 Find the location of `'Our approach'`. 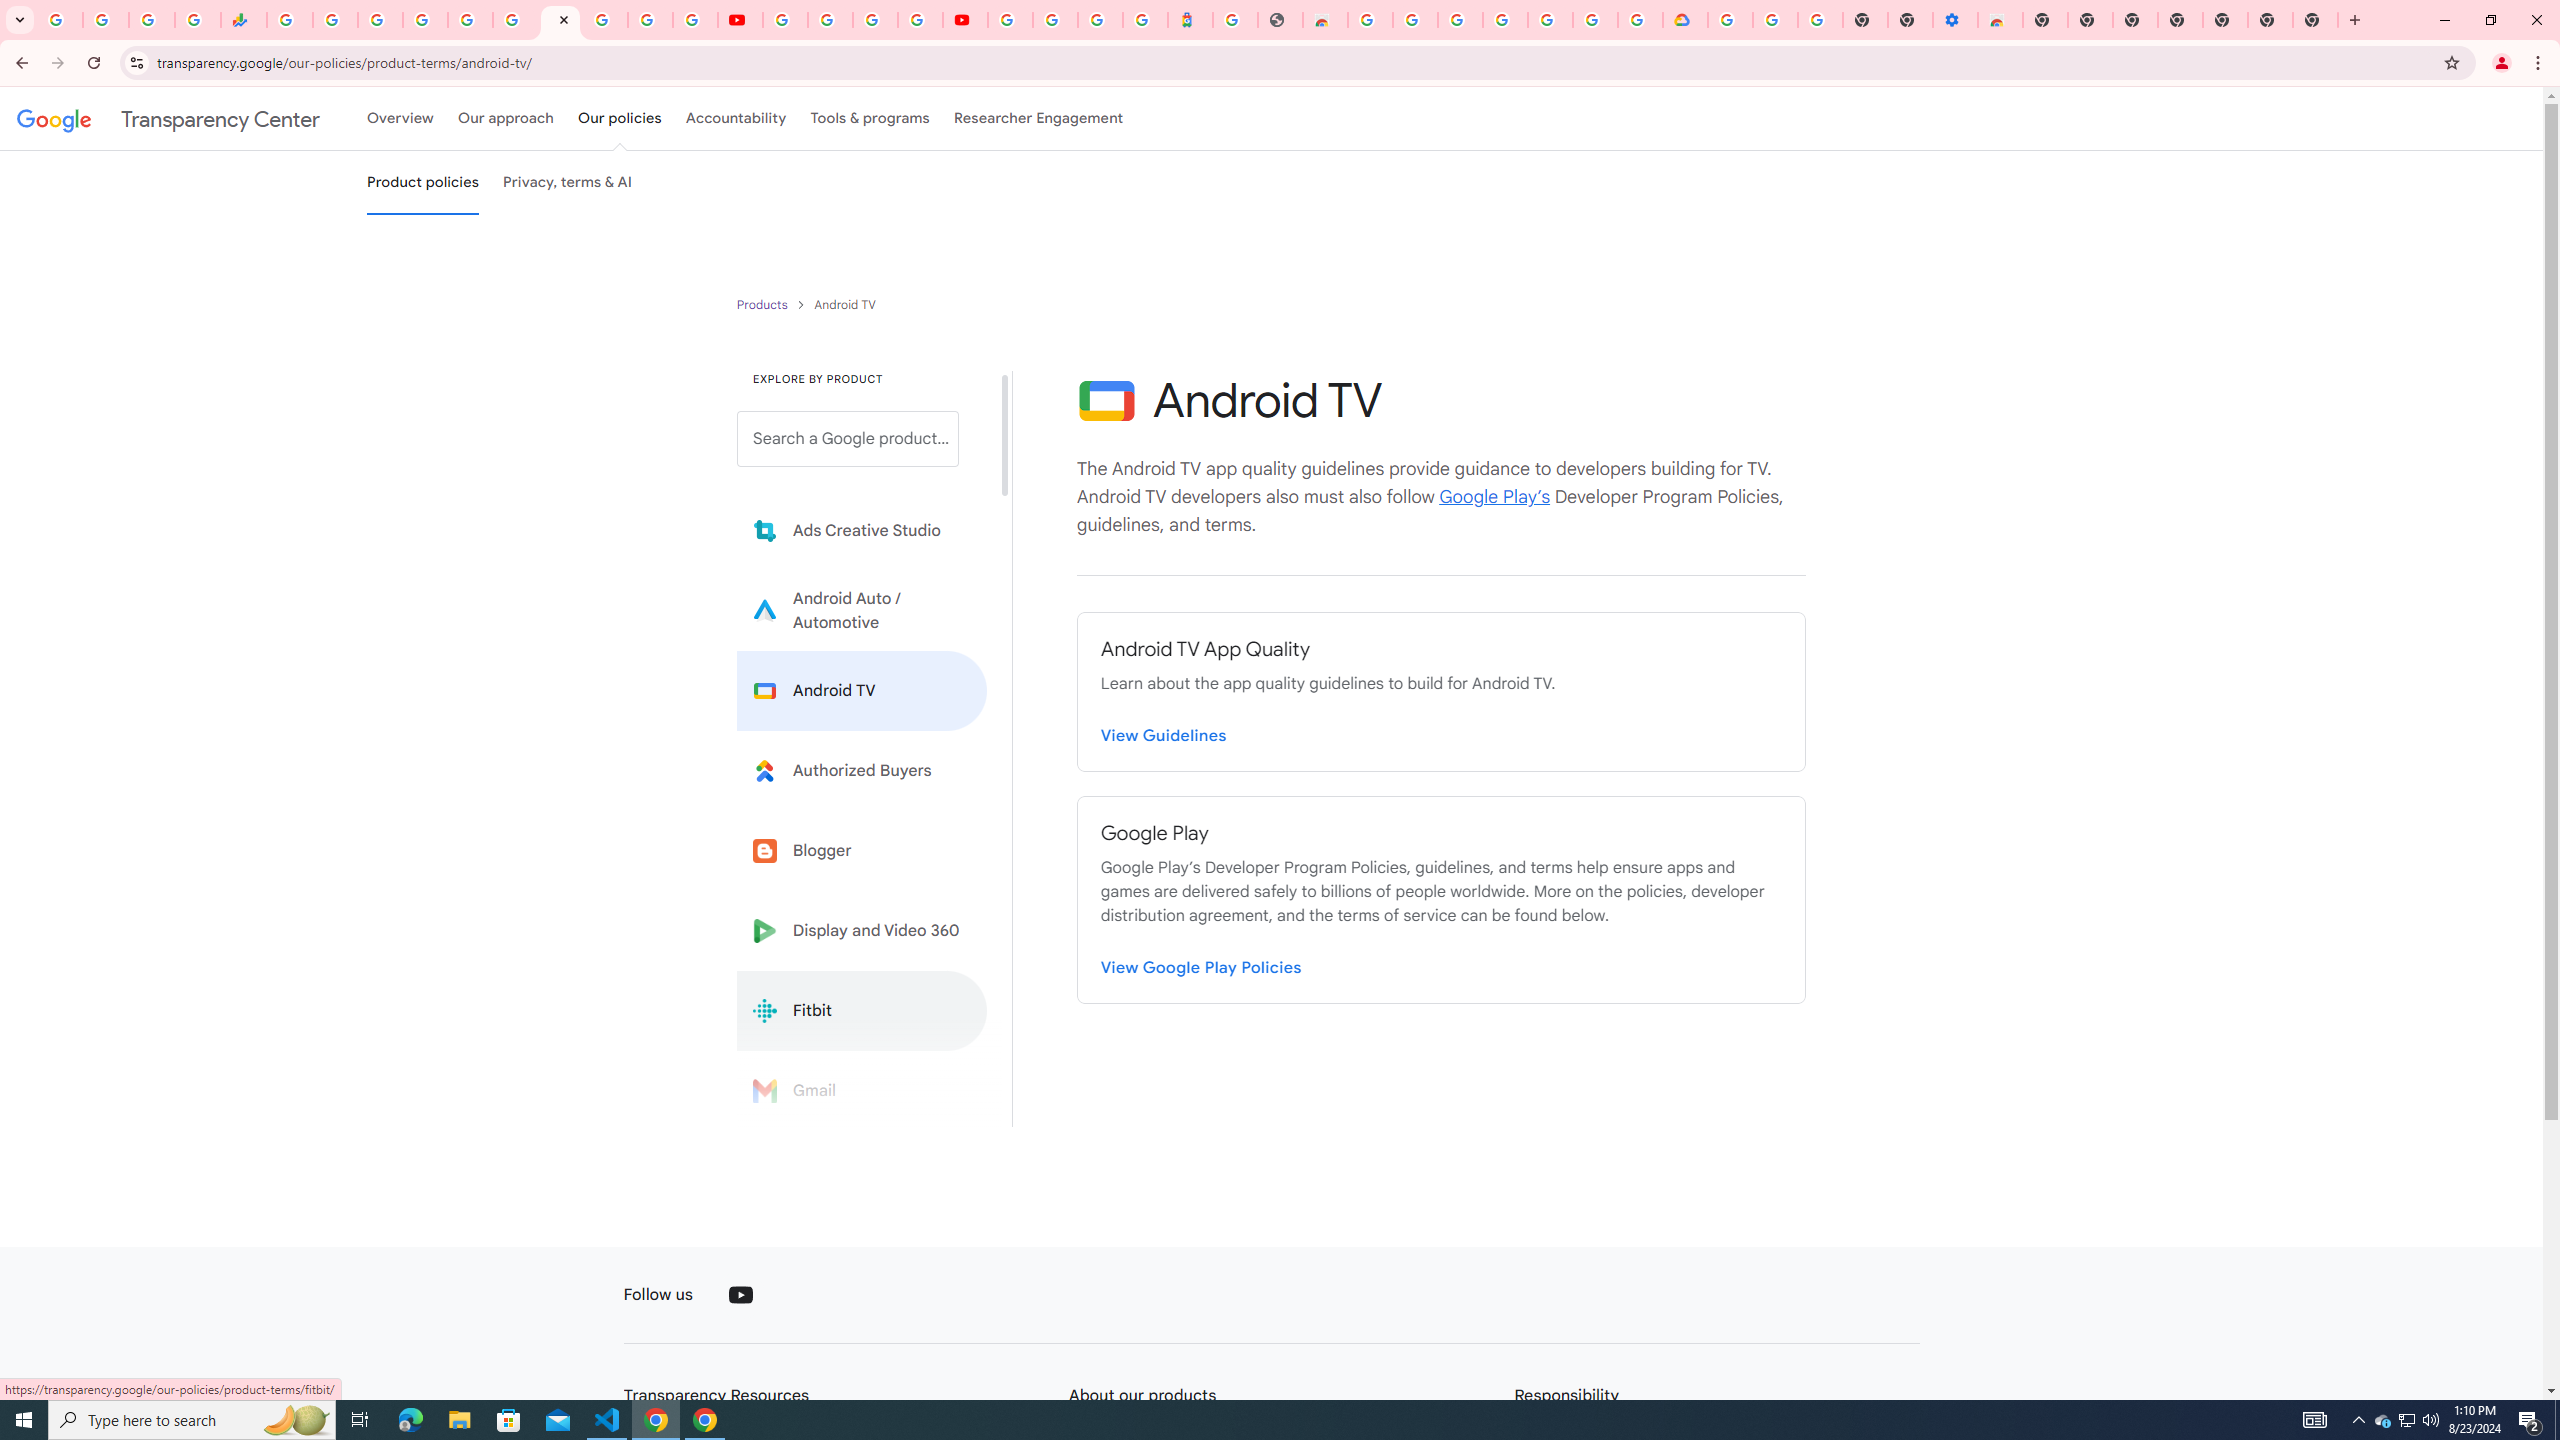

'Our approach' is located at coordinates (505, 118).